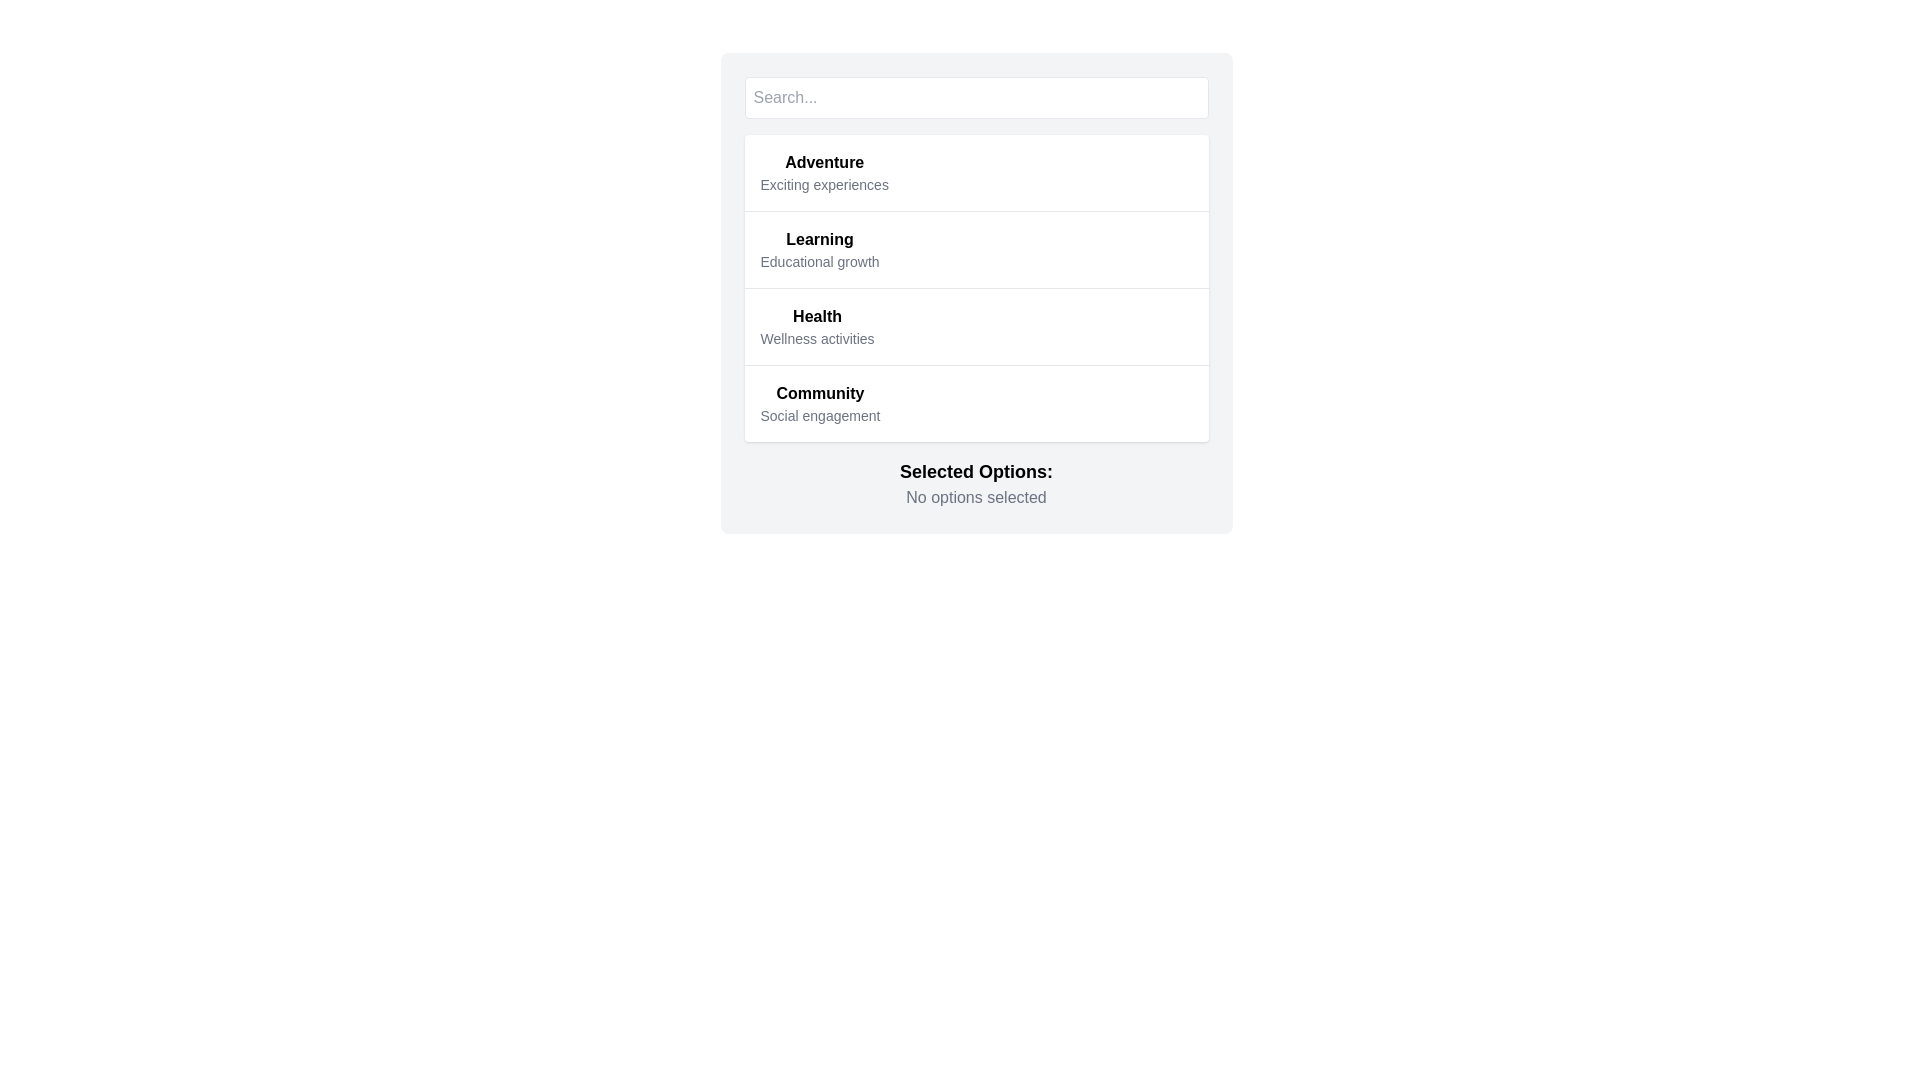  What do you see at coordinates (820, 261) in the screenshot?
I see `the text label displaying 'Educational growth', which is a subordinate descriptive text under the 'Learning' section in the vertical list` at bounding box center [820, 261].